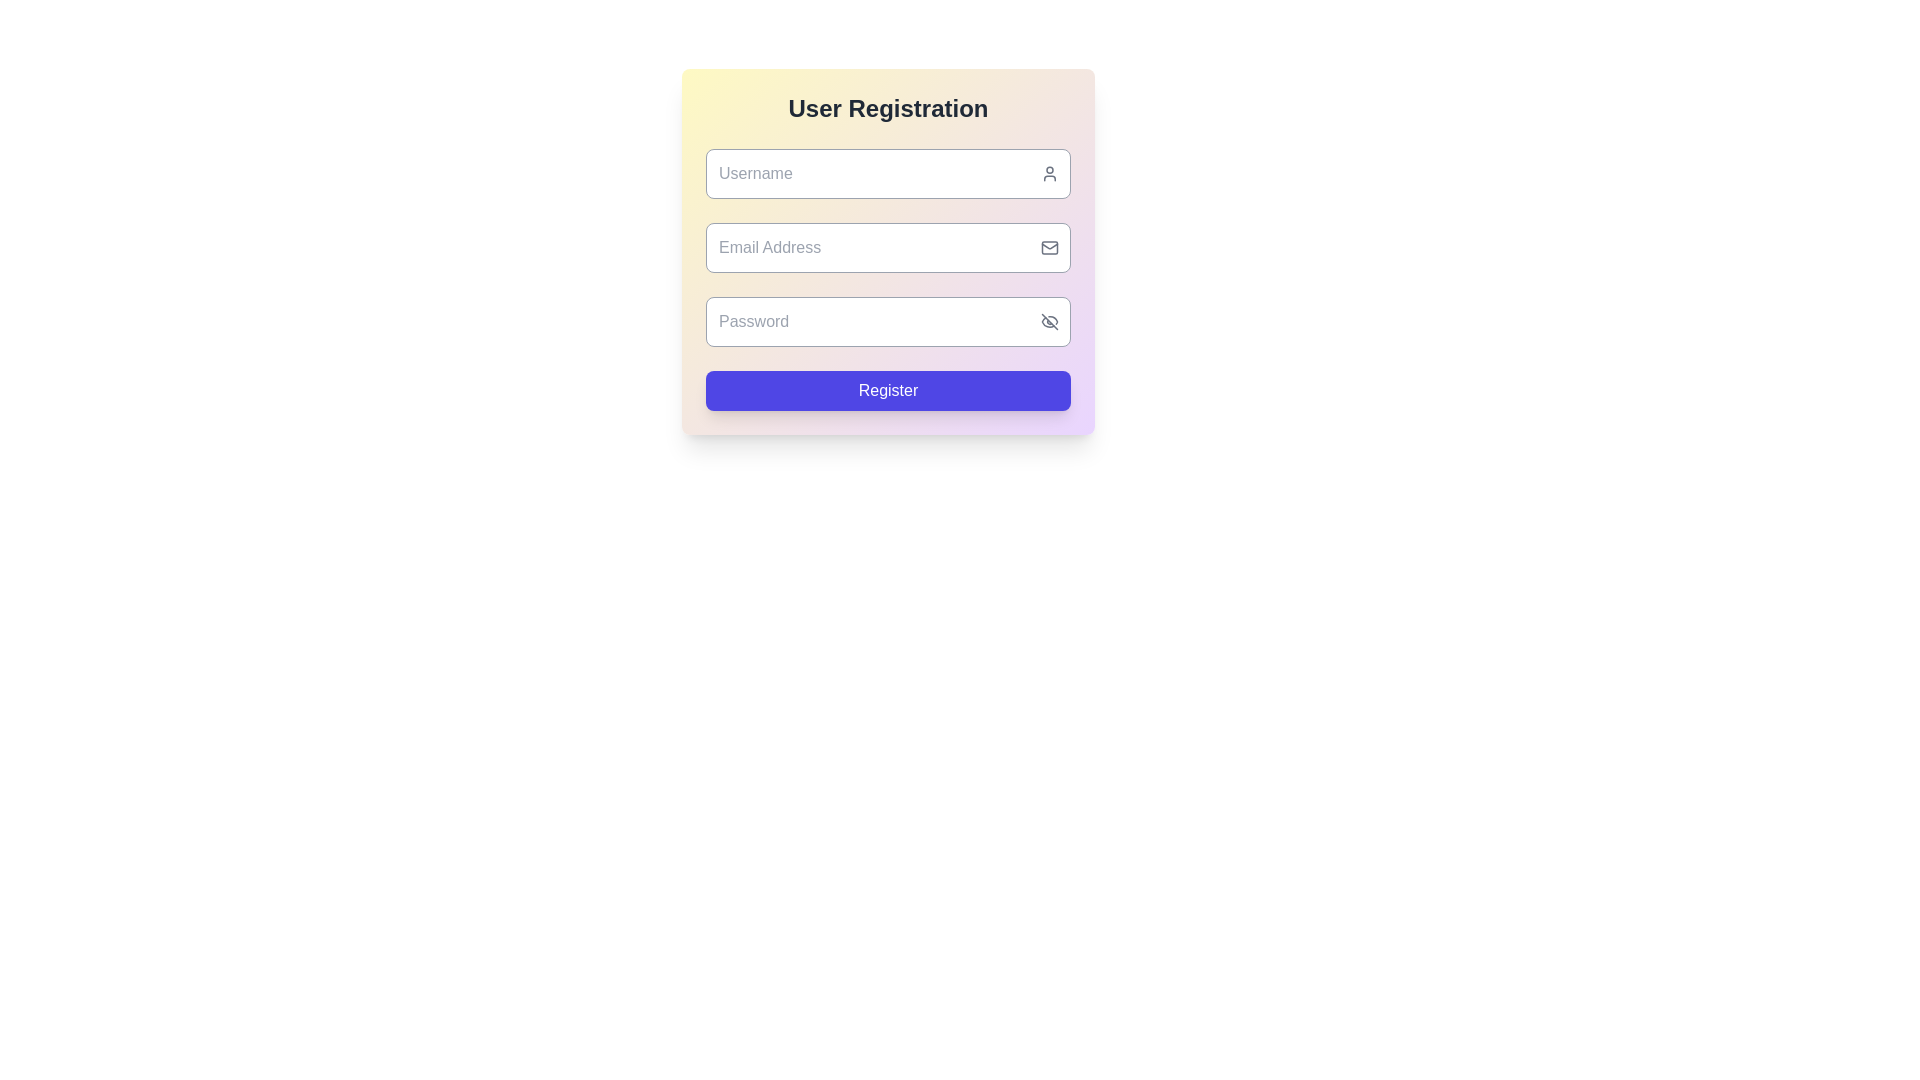  Describe the element at coordinates (1049, 172) in the screenshot. I see `the visual indicator icon associated with the username input field, located at the right-middle side of the input box` at that location.